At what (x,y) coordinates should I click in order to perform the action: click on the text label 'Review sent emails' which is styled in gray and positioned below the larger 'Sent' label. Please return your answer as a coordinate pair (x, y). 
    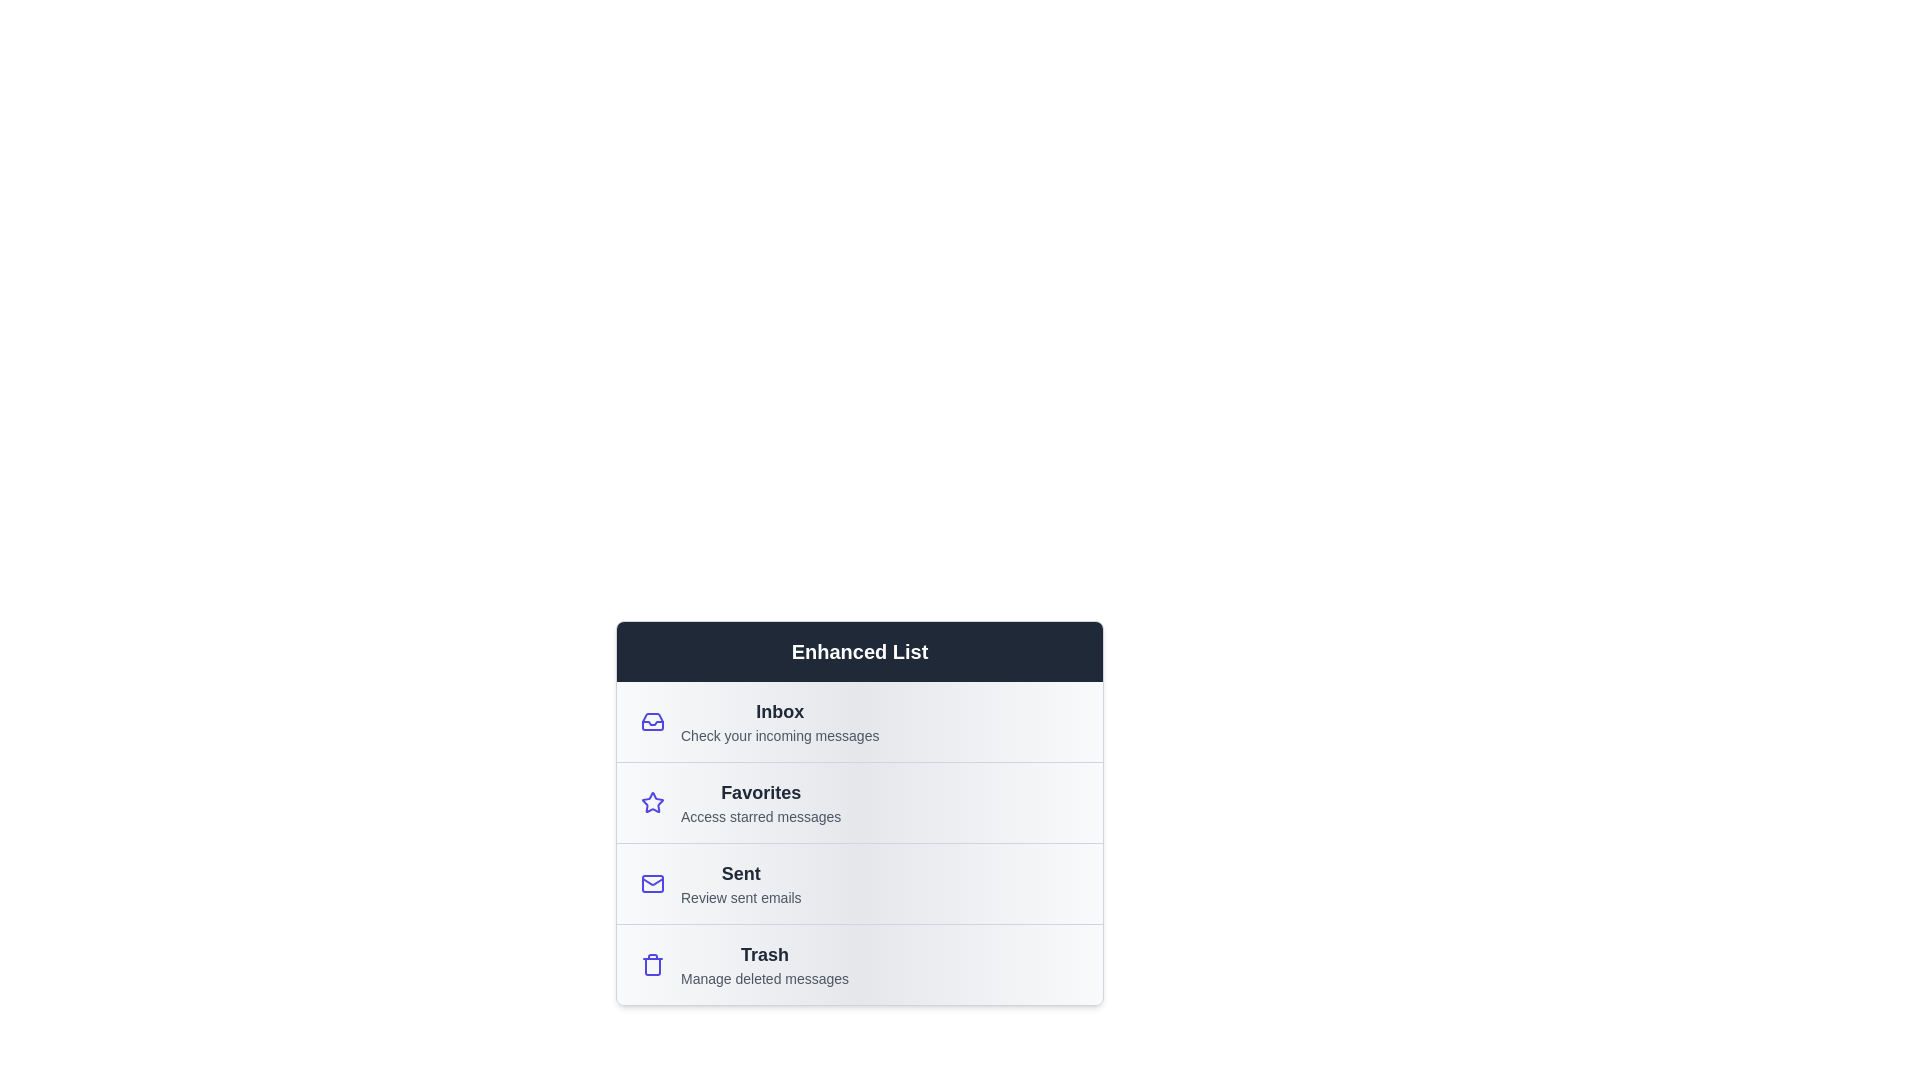
    Looking at the image, I should click on (740, 897).